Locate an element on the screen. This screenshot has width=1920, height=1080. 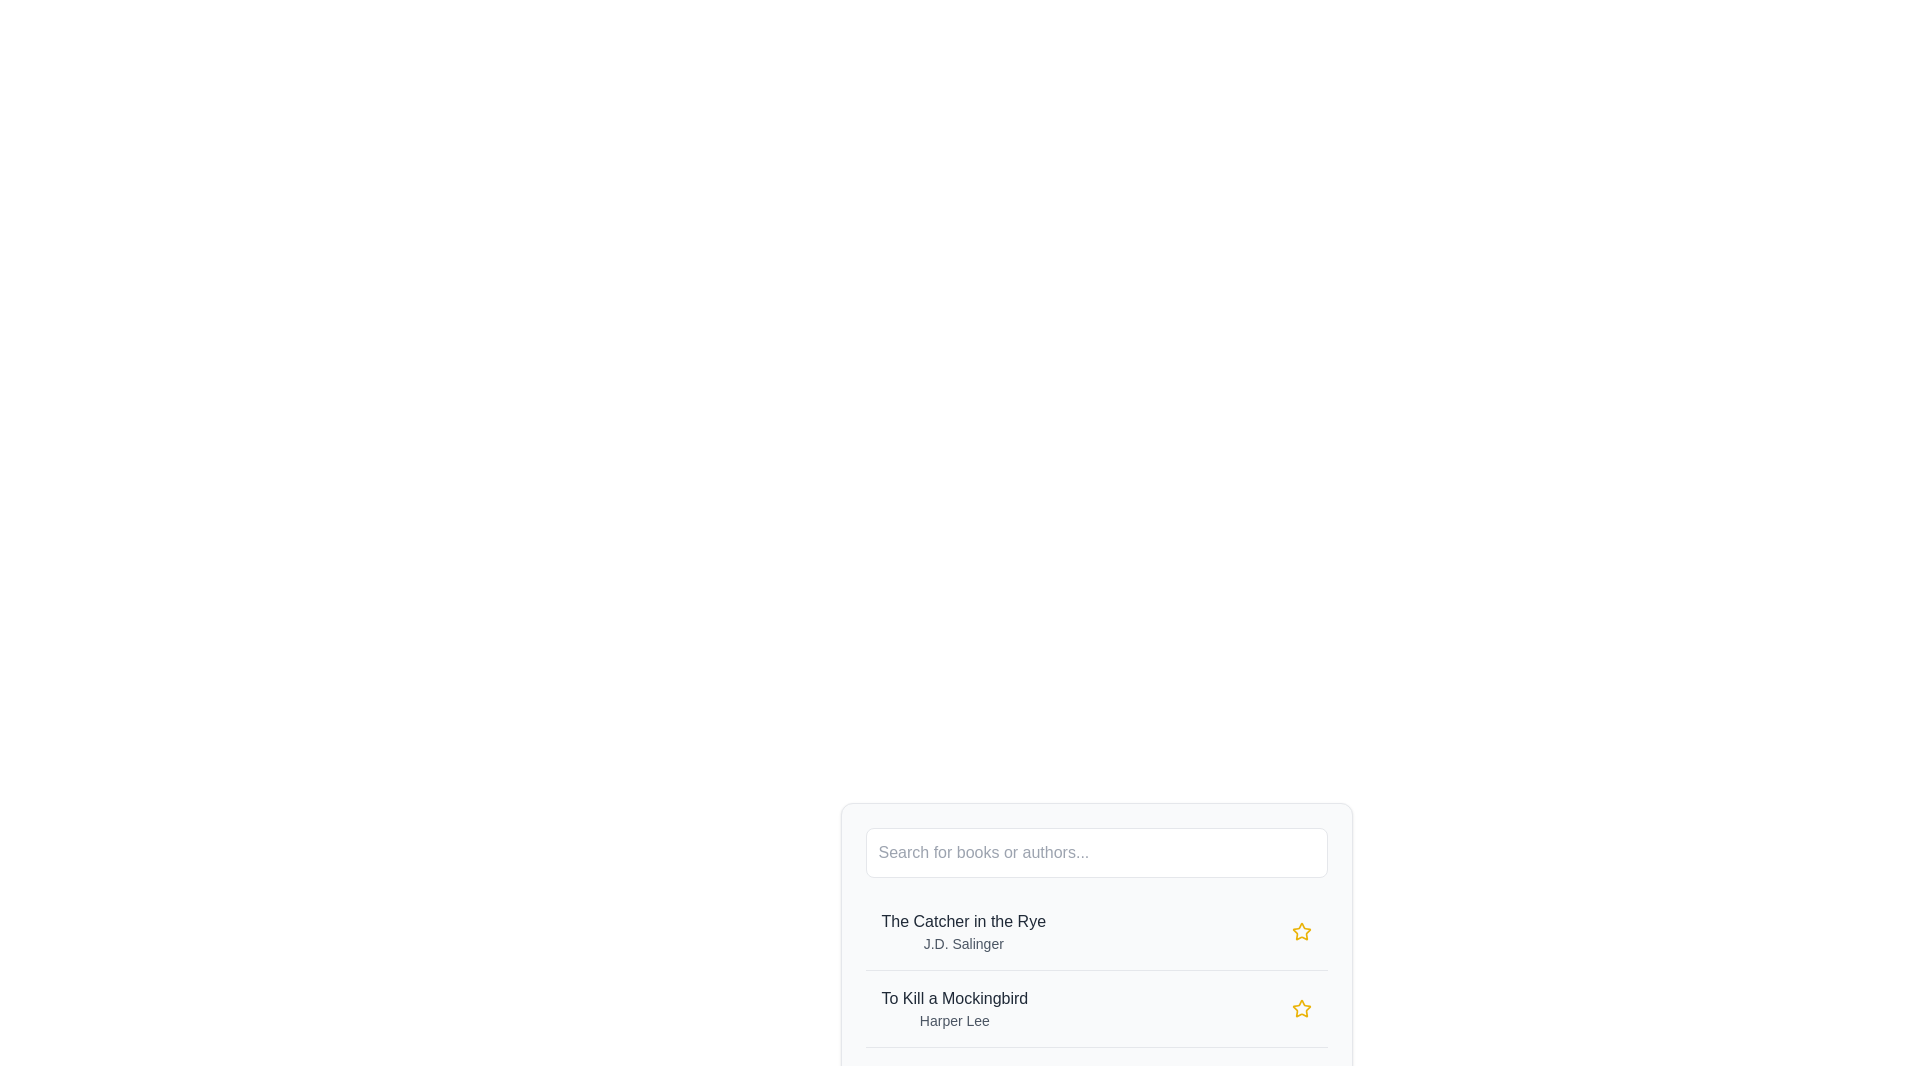
text content of the label displaying 'J.D. Salinger' which is styled in a smaller gray font and located beneath 'The Catcher in the Rye' is located at coordinates (963, 944).